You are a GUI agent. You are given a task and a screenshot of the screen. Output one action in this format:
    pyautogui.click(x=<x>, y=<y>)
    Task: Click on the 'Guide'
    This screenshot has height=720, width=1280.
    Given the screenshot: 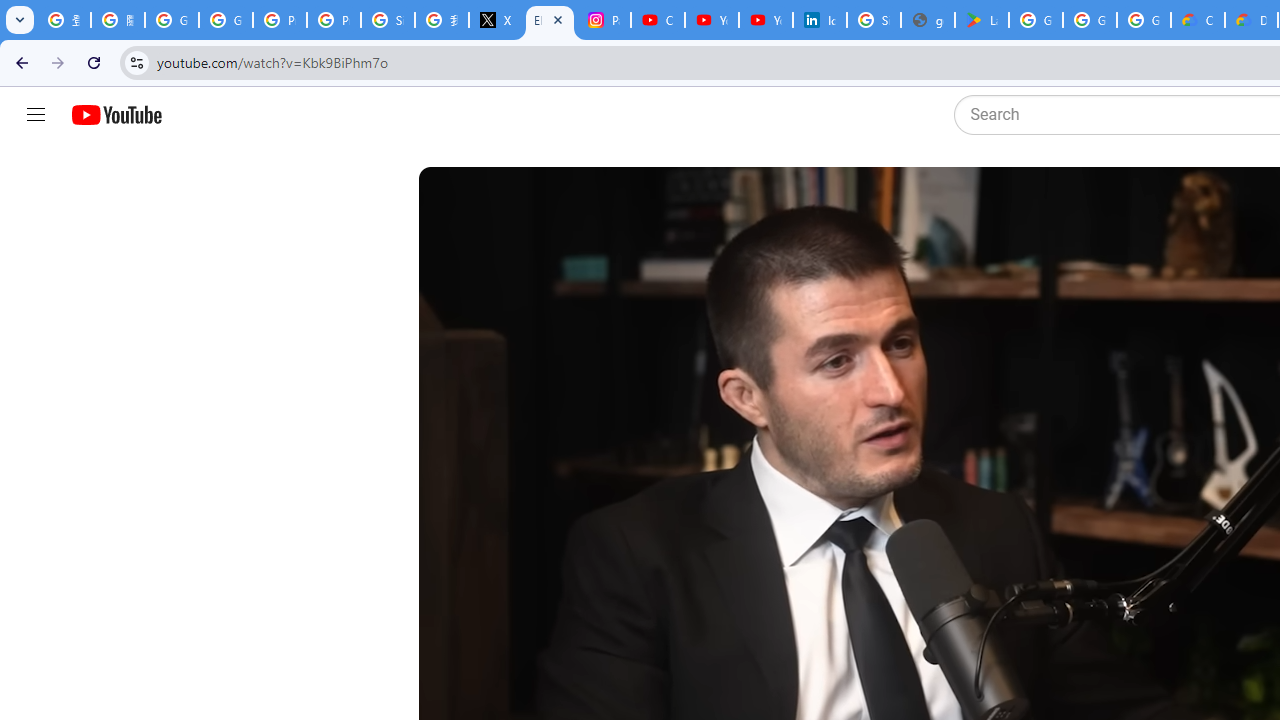 What is the action you would take?
    pyautogui.click(x=35, y=115)
    